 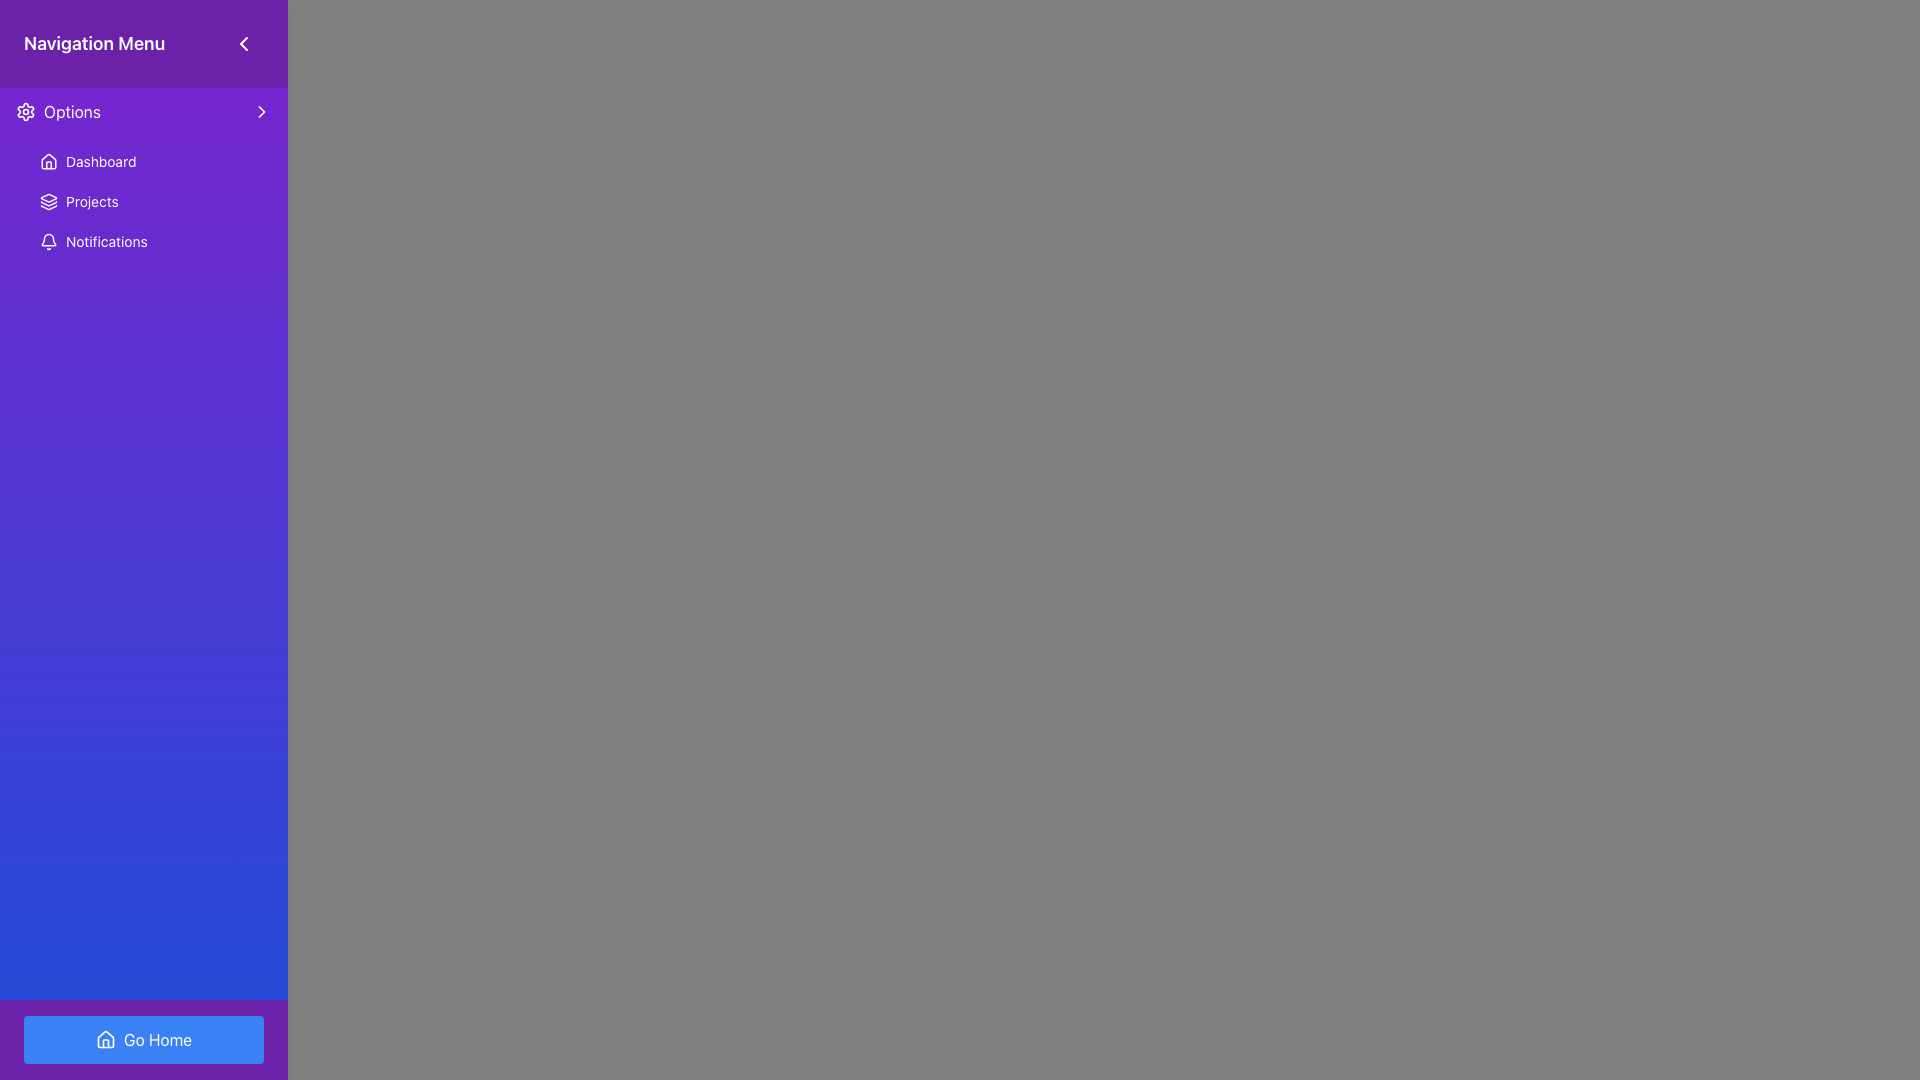 What do you see at coordinates (48, 207) in the screenshot?
I see `the decorative vector shape located in the 'Projects' section of the navigation menu, which enhances the visual representation of the category` at bounding box center [48, 207].